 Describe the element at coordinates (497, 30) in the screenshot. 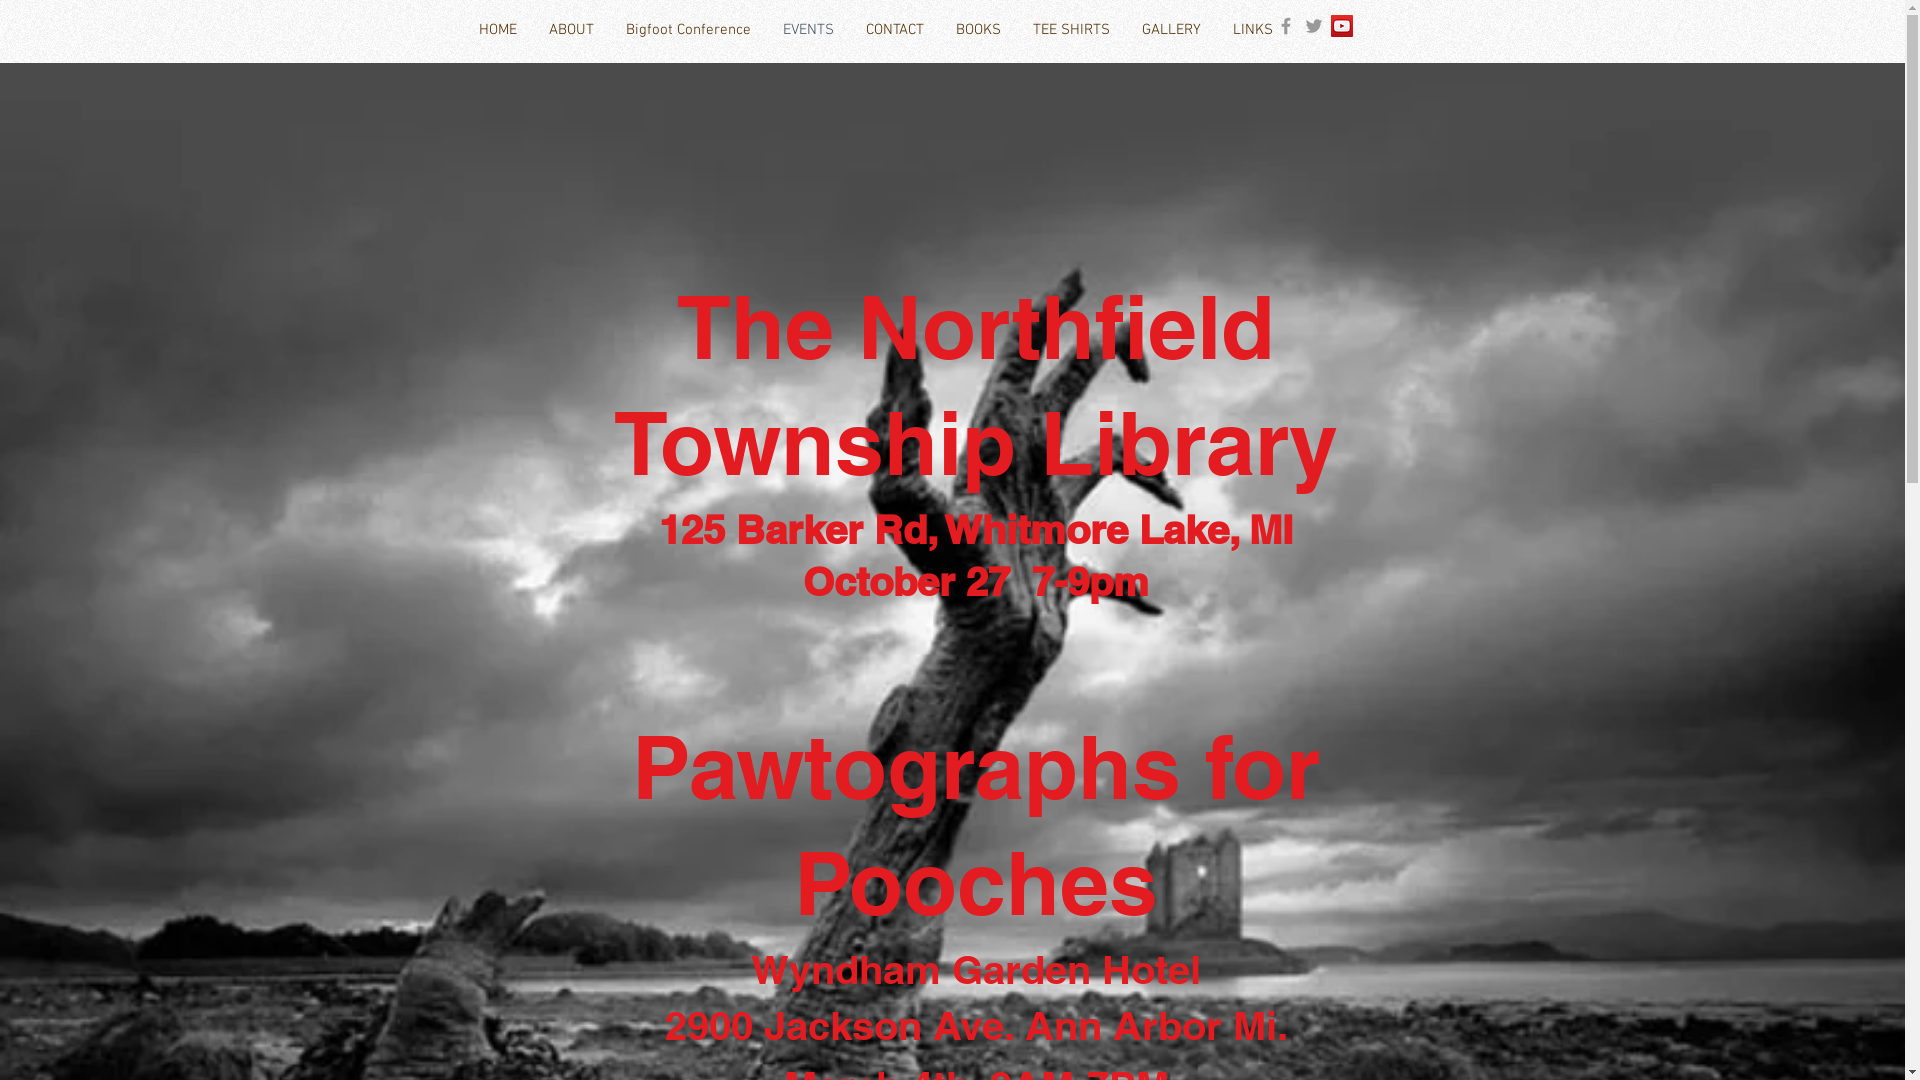

I see `'HOME'` at that location.